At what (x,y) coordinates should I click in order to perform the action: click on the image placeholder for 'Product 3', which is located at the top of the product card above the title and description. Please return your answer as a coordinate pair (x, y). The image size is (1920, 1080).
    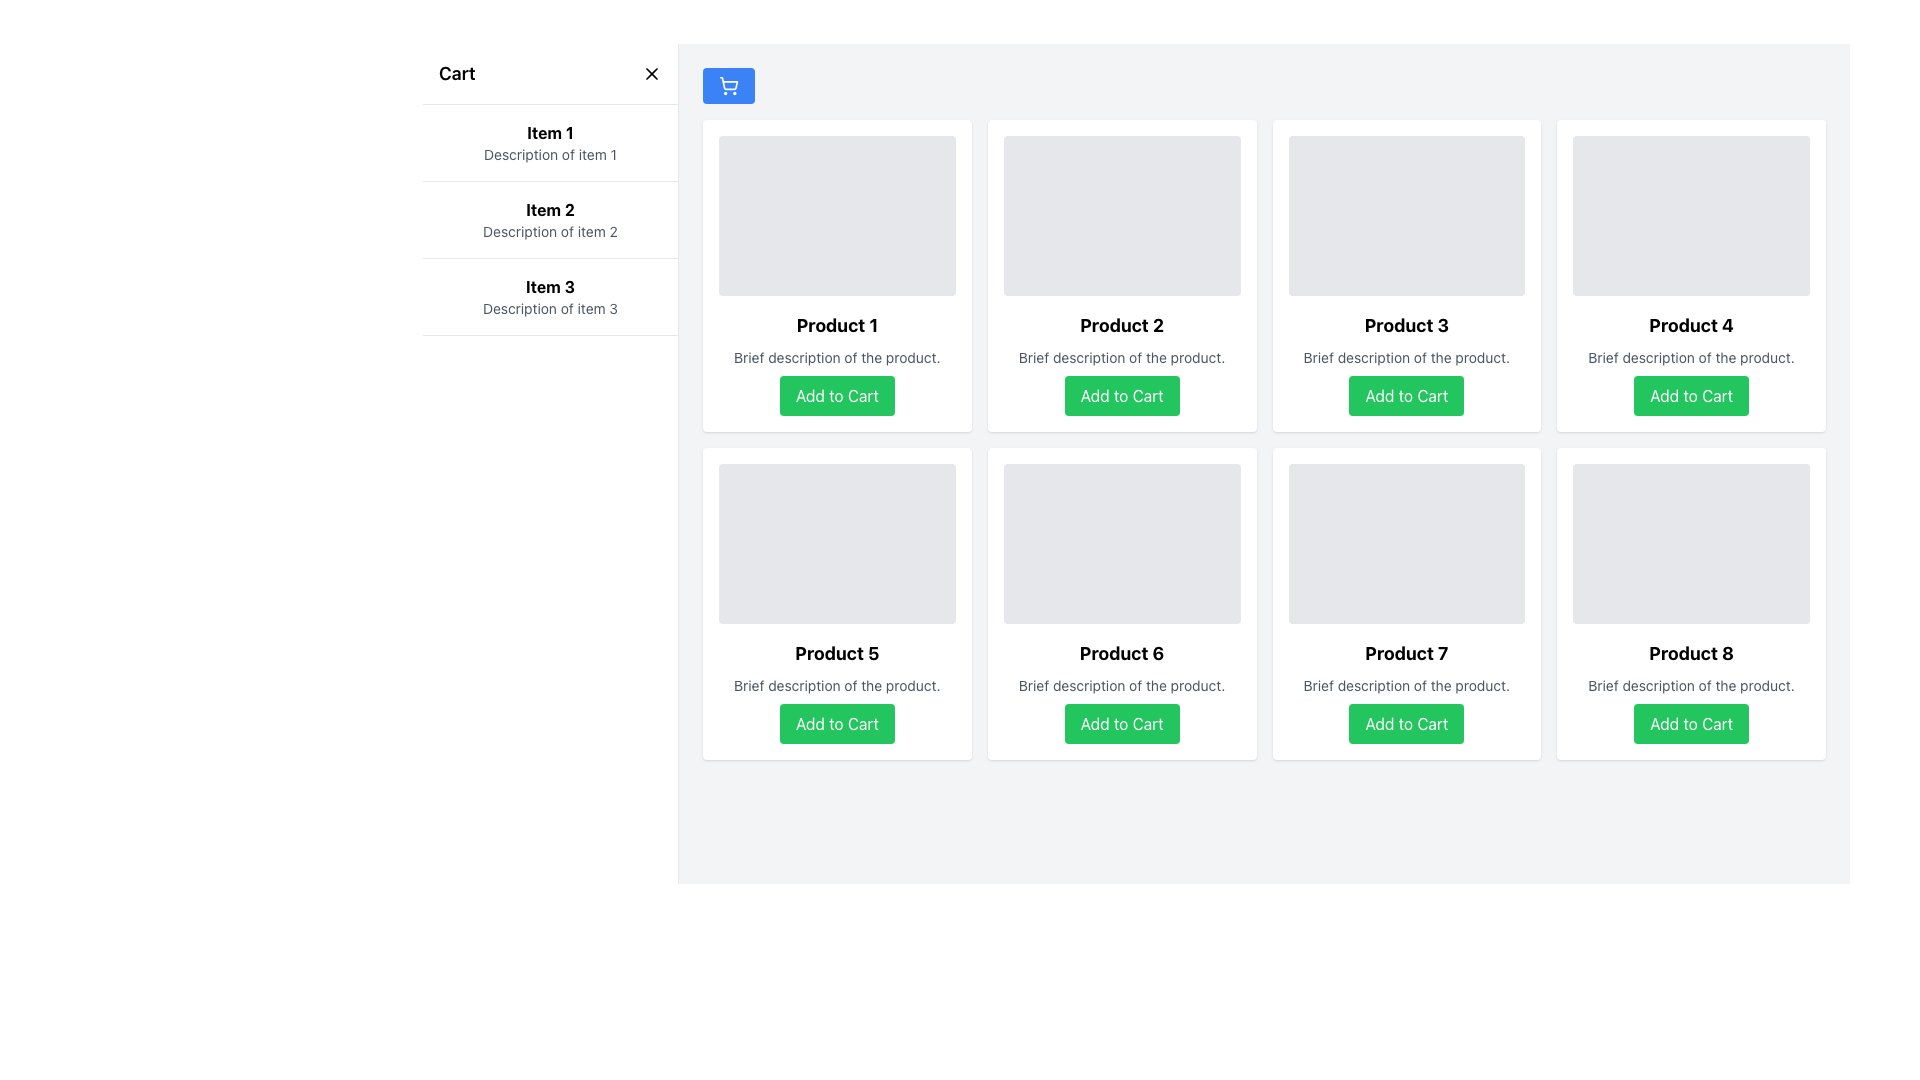
    Looking at the image, I should click on (1405, 216).